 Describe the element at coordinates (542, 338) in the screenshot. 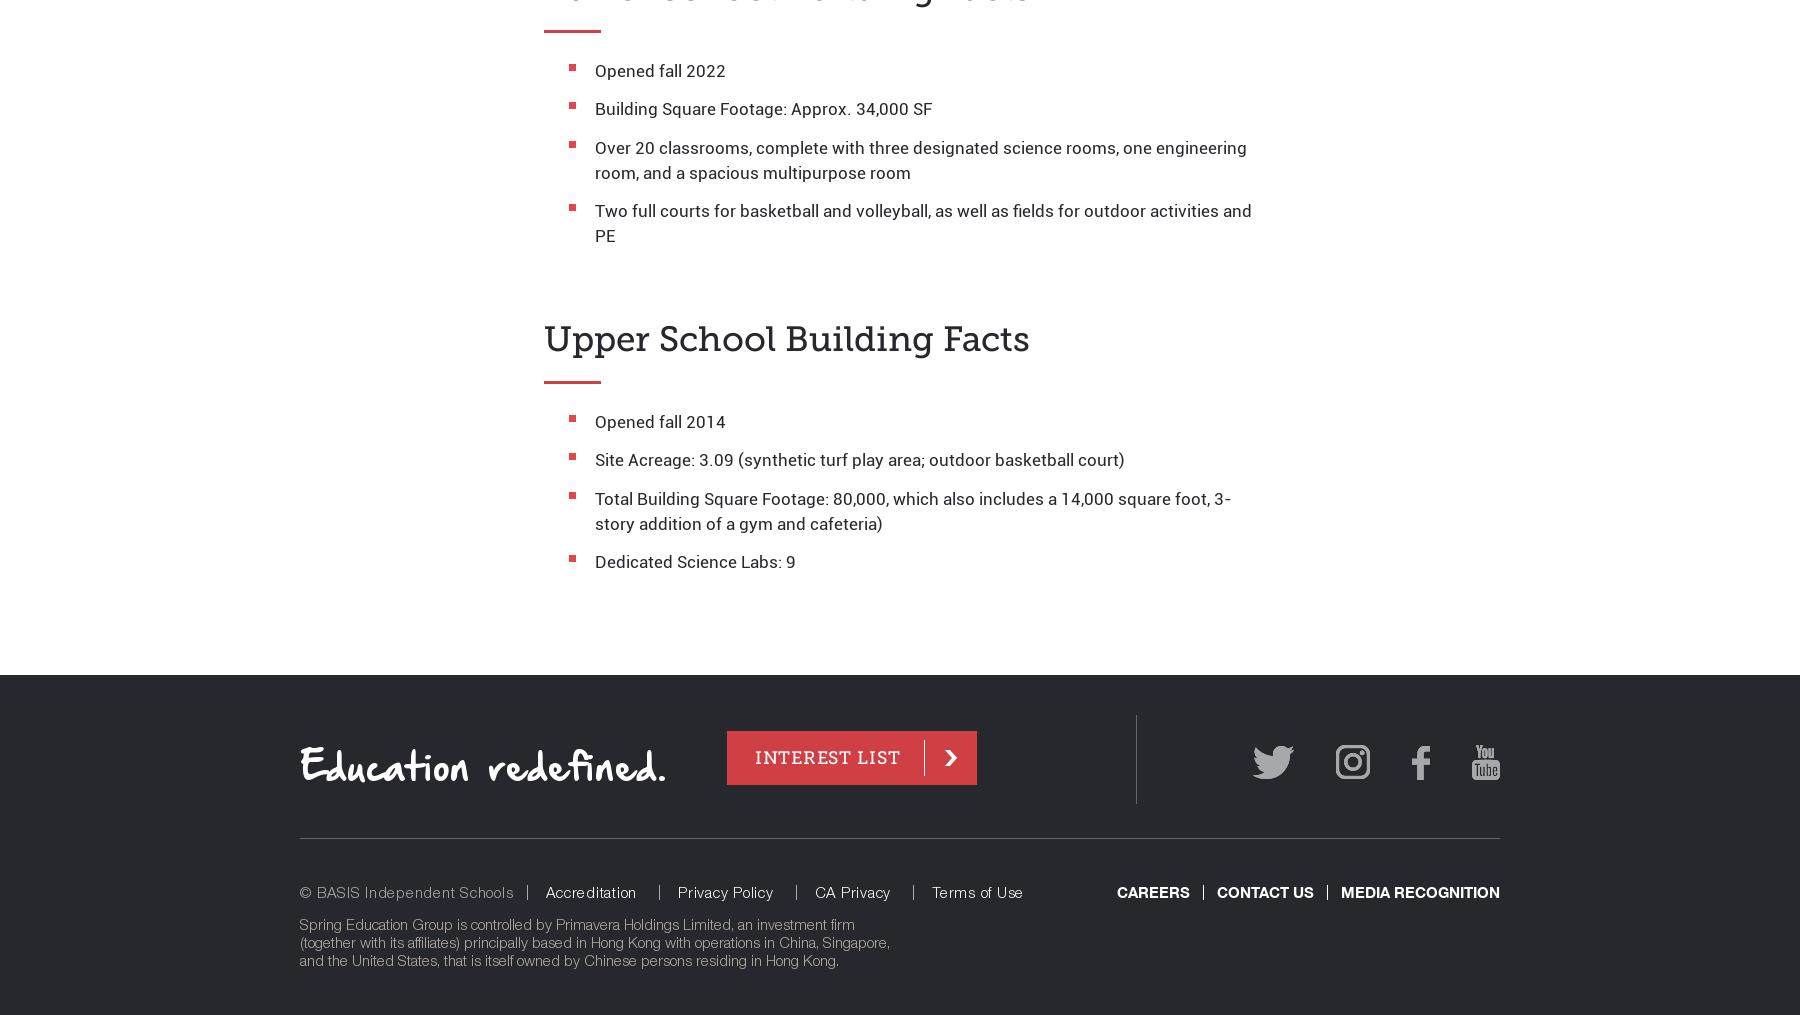

I see `'Upper School Building Facts'` at that location.